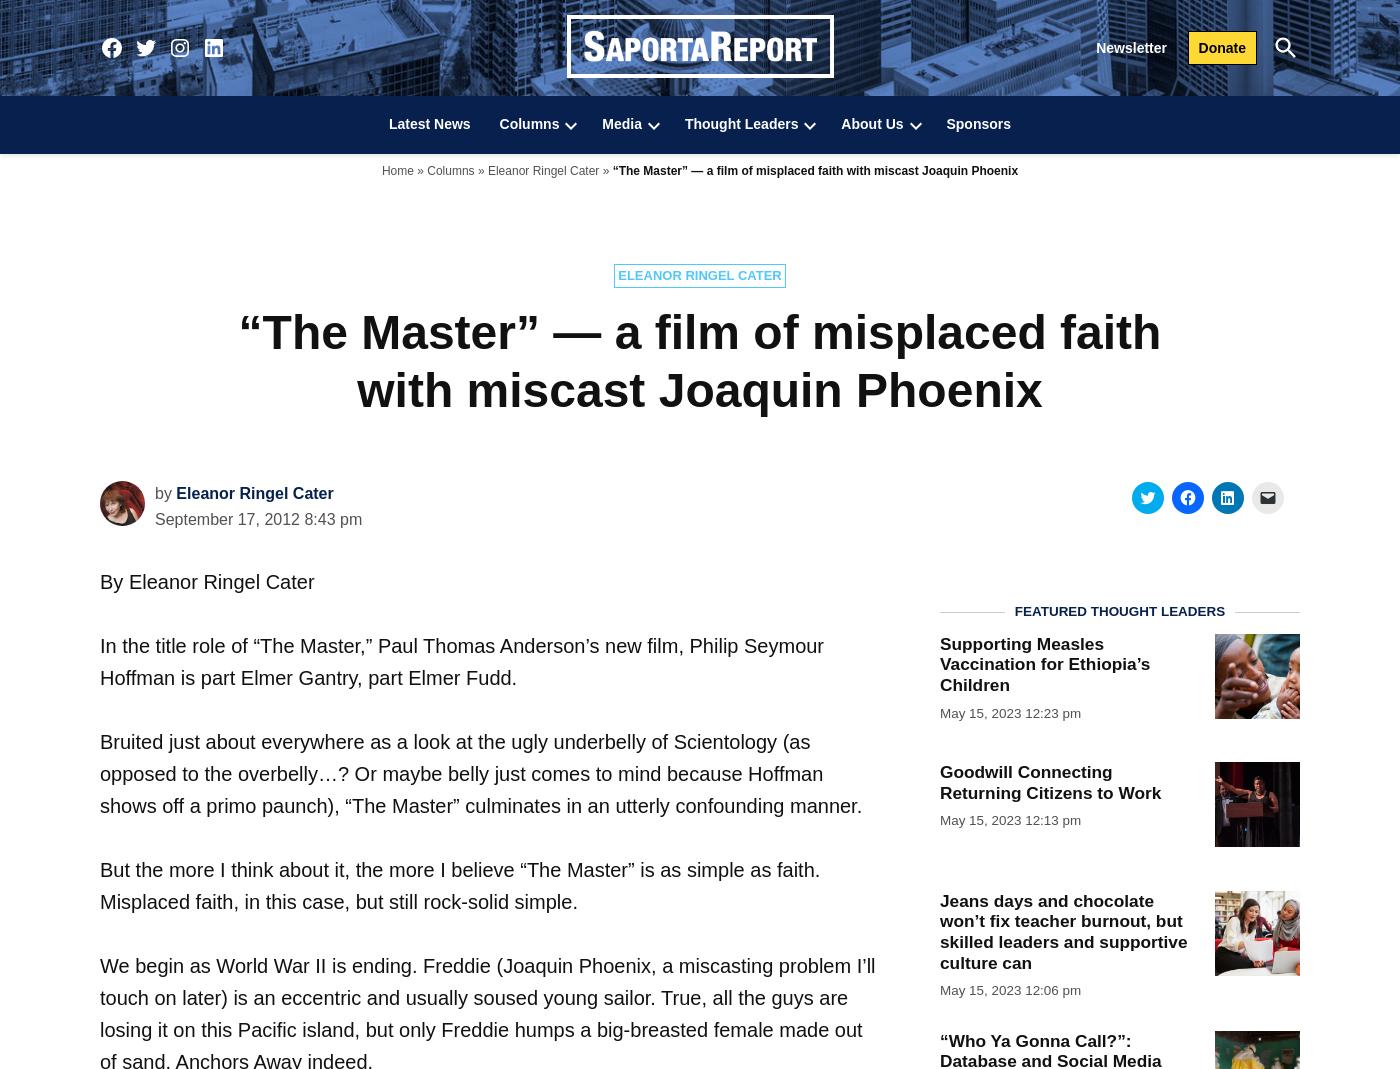  I want to click on 'Newsletter', so click(1131, 46).